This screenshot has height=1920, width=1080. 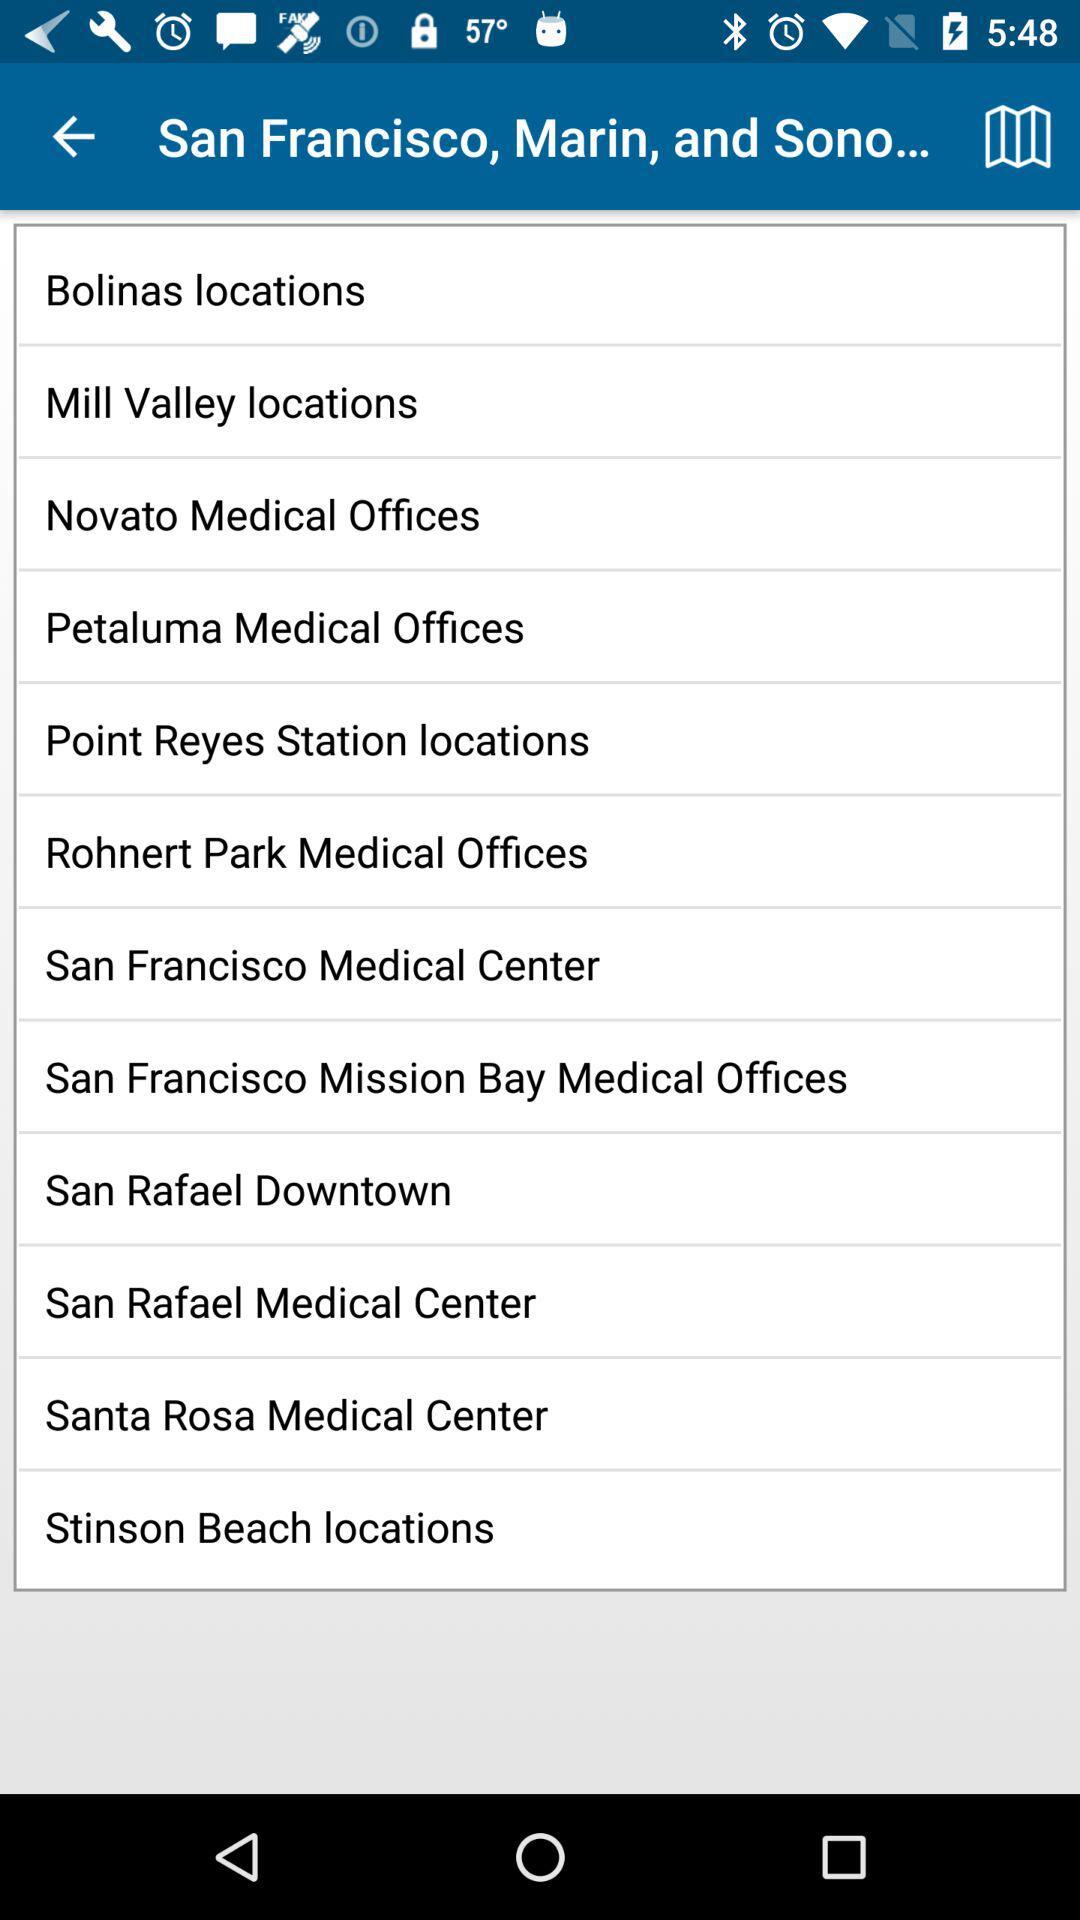 I want to click on the novato medical offices, so click(x=540, y=513).